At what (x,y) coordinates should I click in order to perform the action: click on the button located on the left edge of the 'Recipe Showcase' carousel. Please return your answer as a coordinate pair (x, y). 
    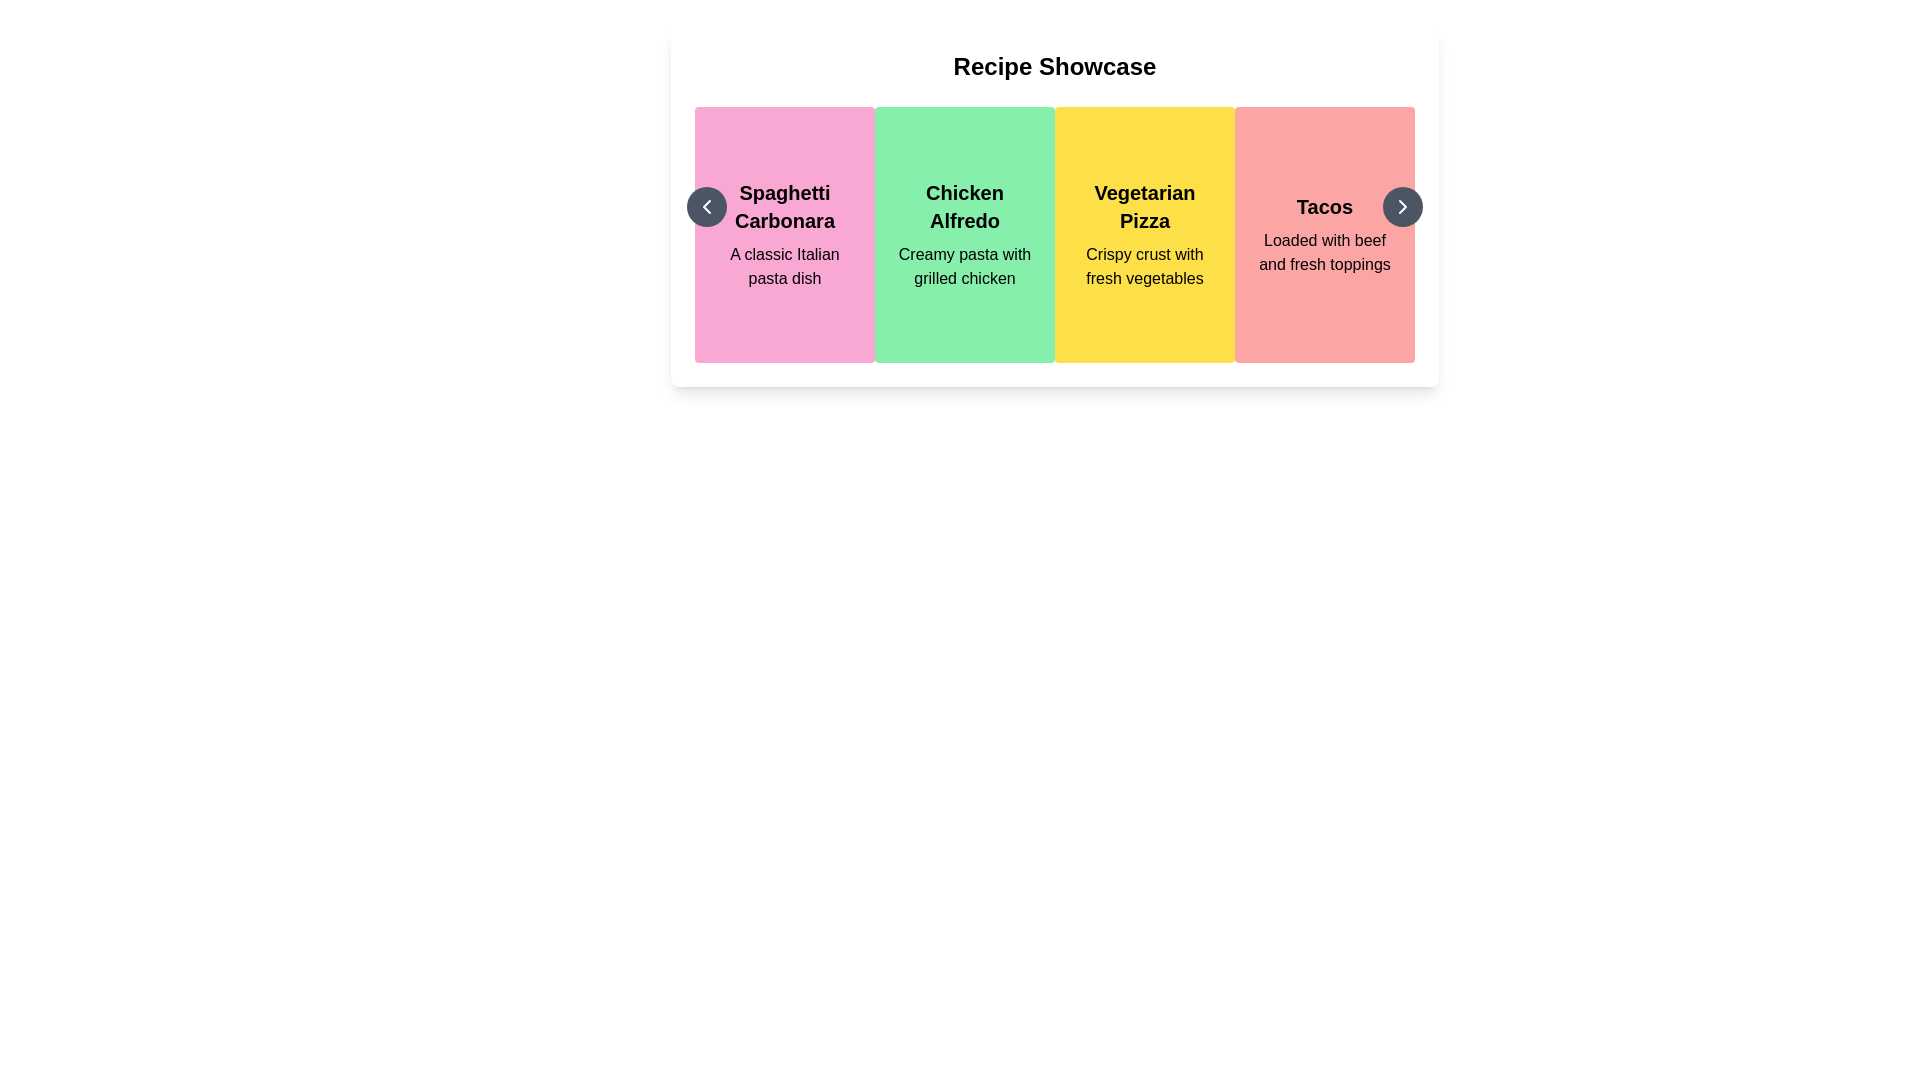
    Looking at the image, I should click on (706, 207).